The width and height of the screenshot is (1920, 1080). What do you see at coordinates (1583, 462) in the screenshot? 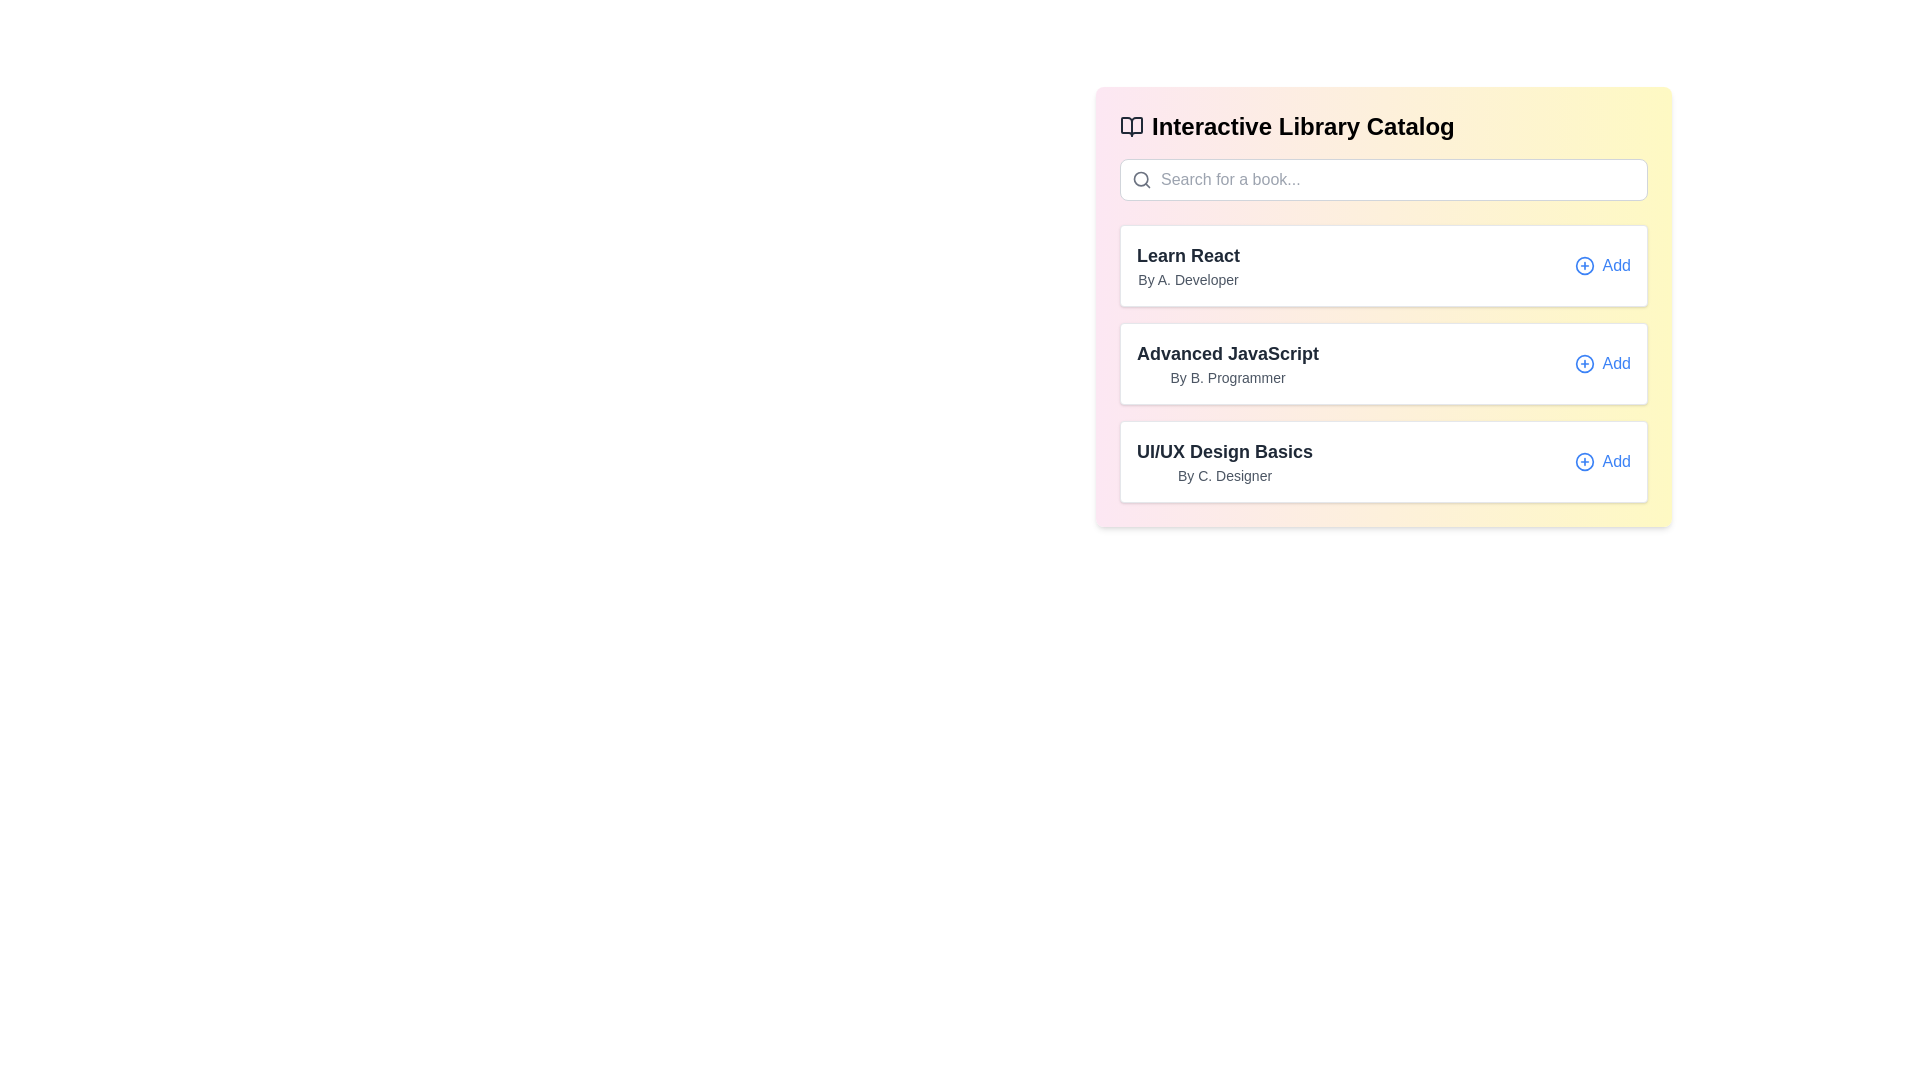
I see `the circular graphical element that is part of the 'plus' icon for the 'UI/UX Design Basics' entry in the 'Interactive Library Catalog'` at bounding box center [1583, 462].